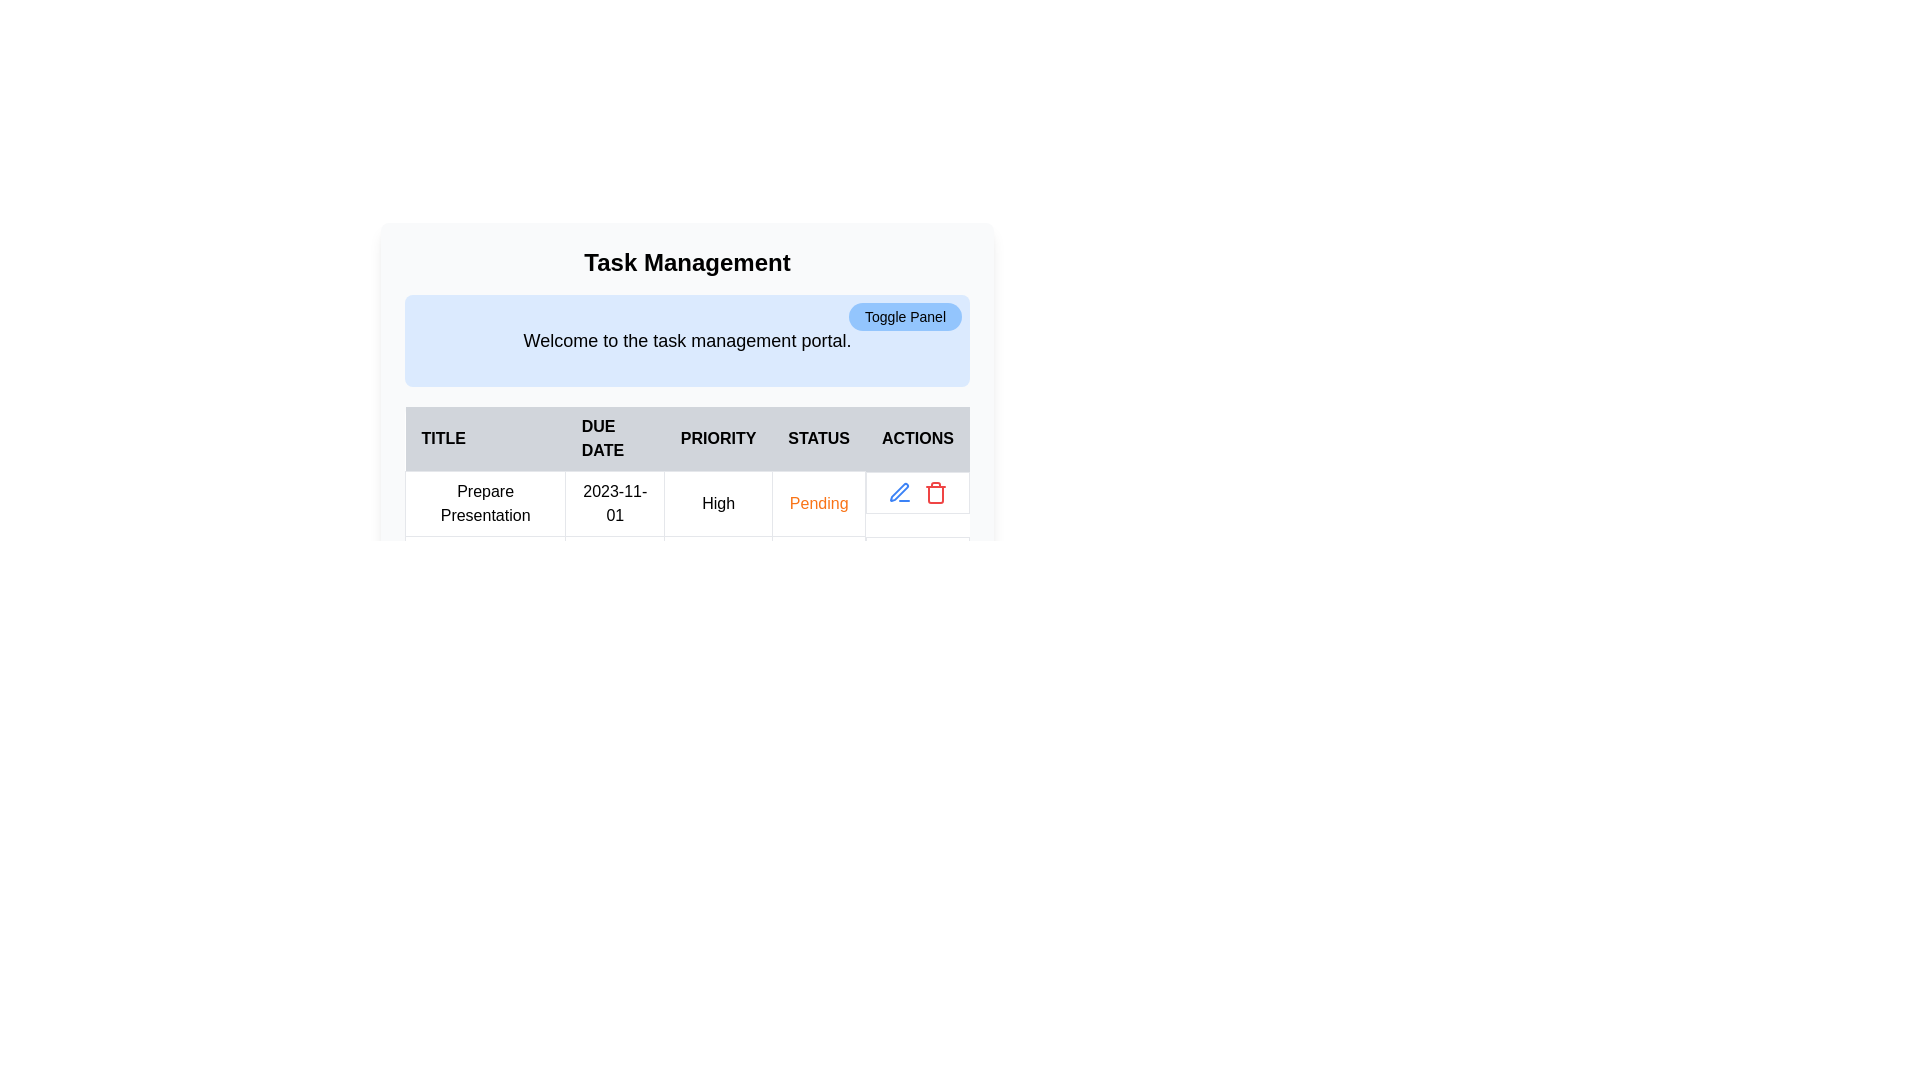 The height and width of the screenshot is (1080, 1920). Describe the element at coordinates (935, 492) in the screenshot. I see `the trash can icon button used to indicate a delete function, which is the second icon from the right in the 'Actions' section of the task information table` at that location.